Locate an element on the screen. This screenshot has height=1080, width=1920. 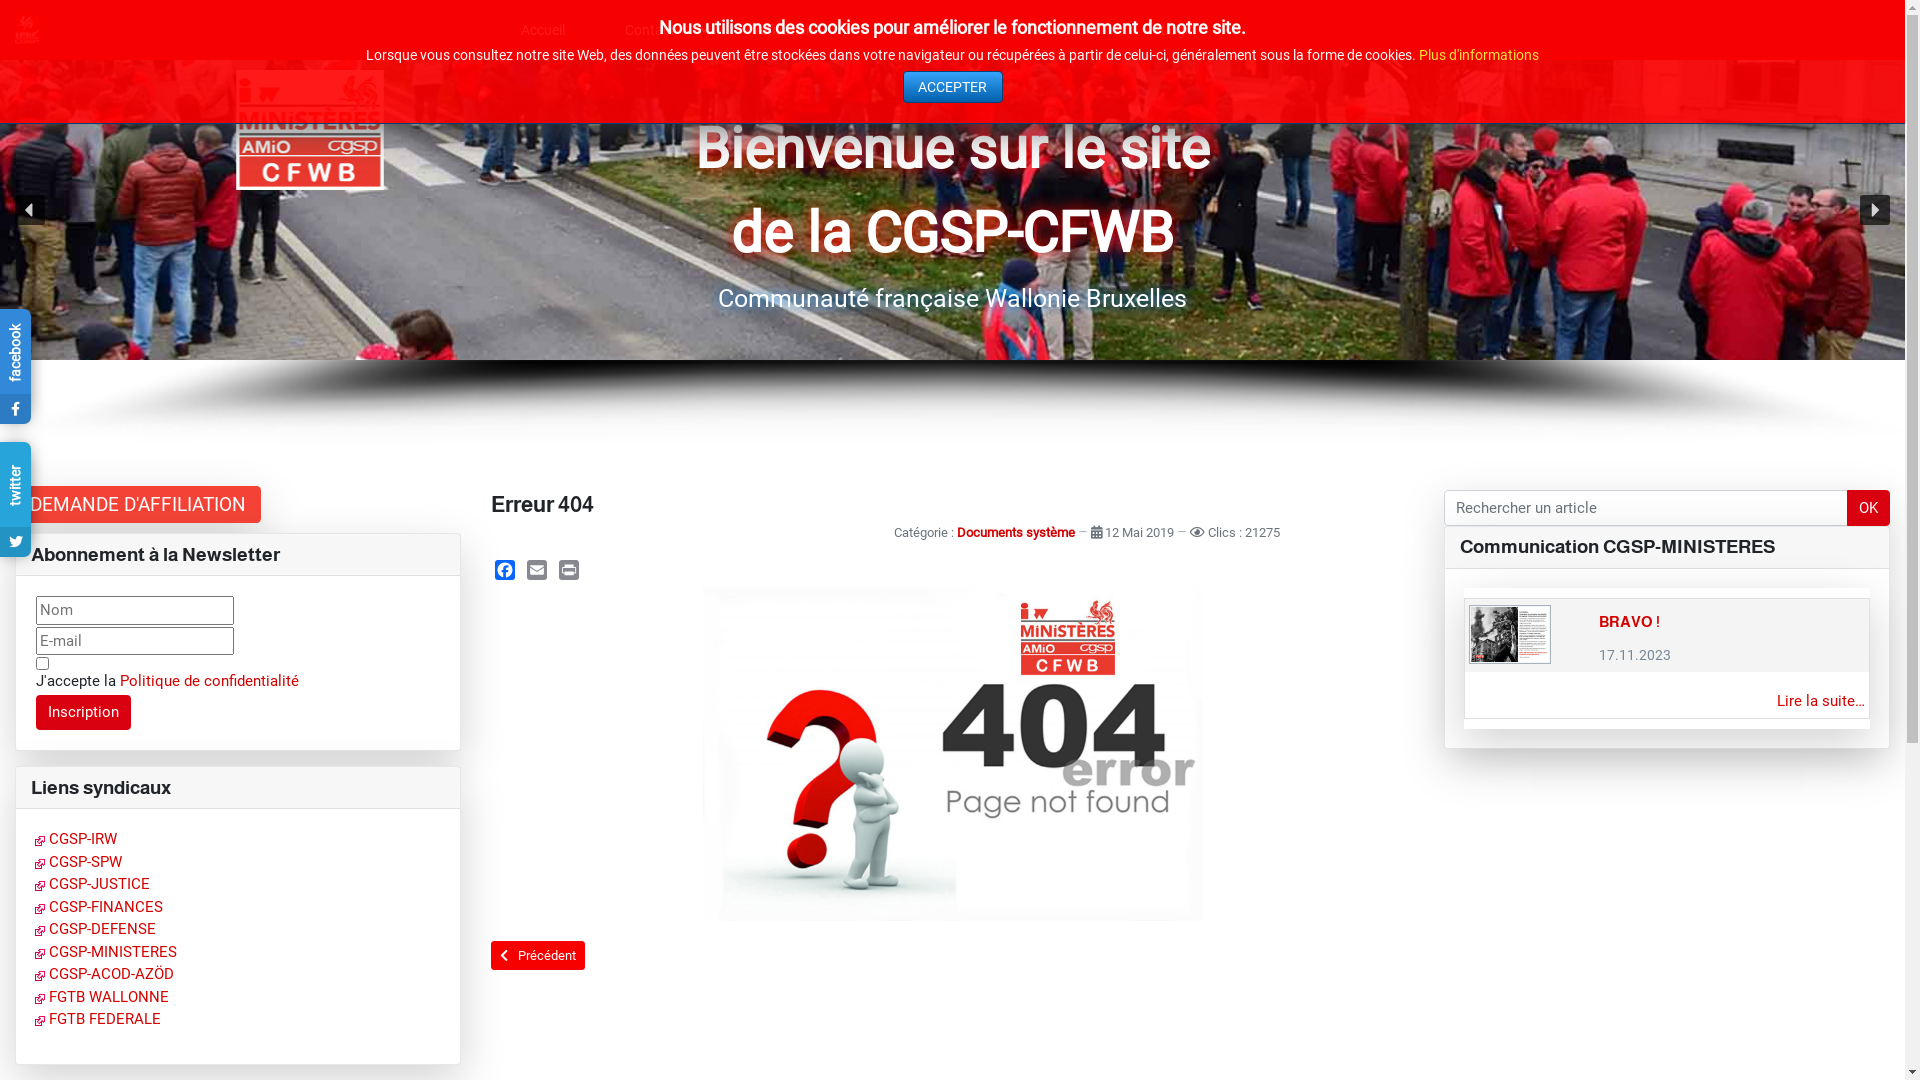
'DEMANDE D'AFFILIATION' is located at coordinates (137, 503).